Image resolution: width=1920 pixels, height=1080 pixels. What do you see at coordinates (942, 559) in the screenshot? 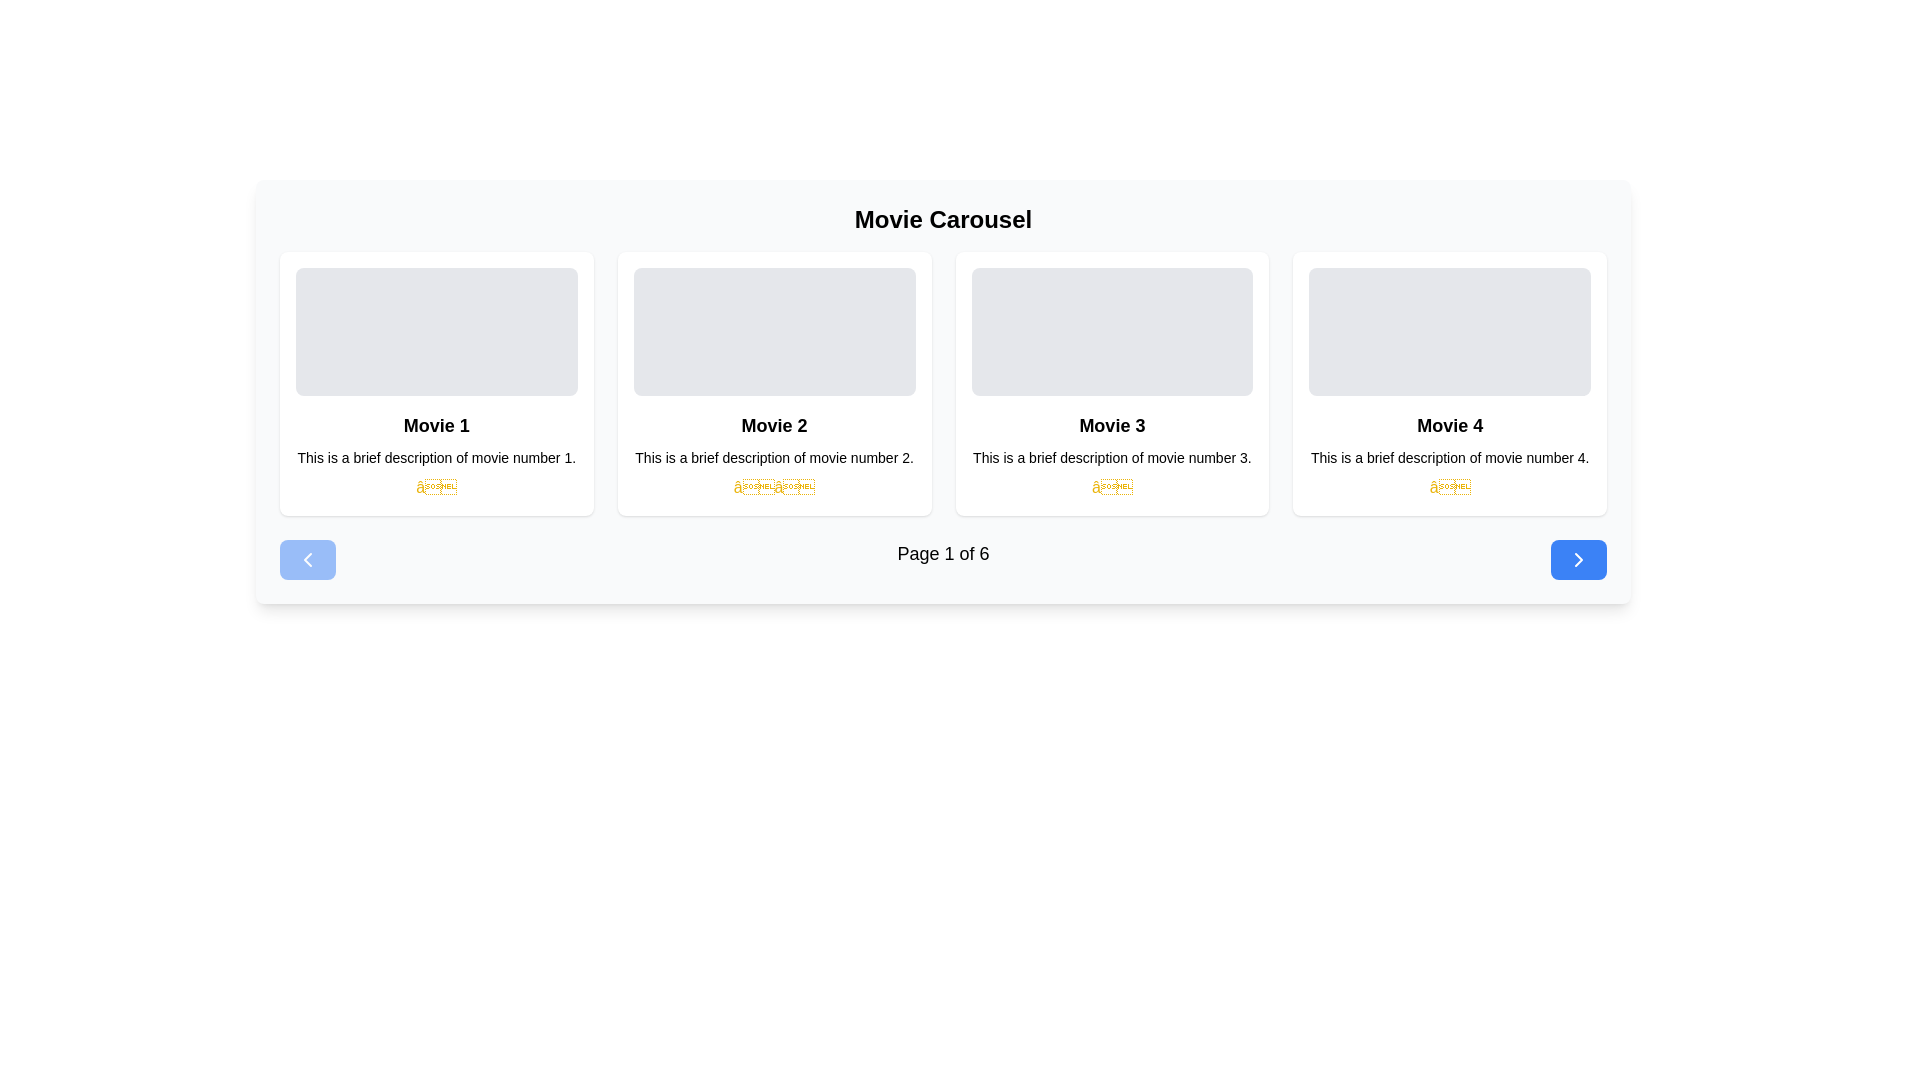
I see `the pagination display element that shows the current page and total pages, reading 'Page 1 of 6', located at the bottom of the movie cards grid` at bounding box center [942, 559].